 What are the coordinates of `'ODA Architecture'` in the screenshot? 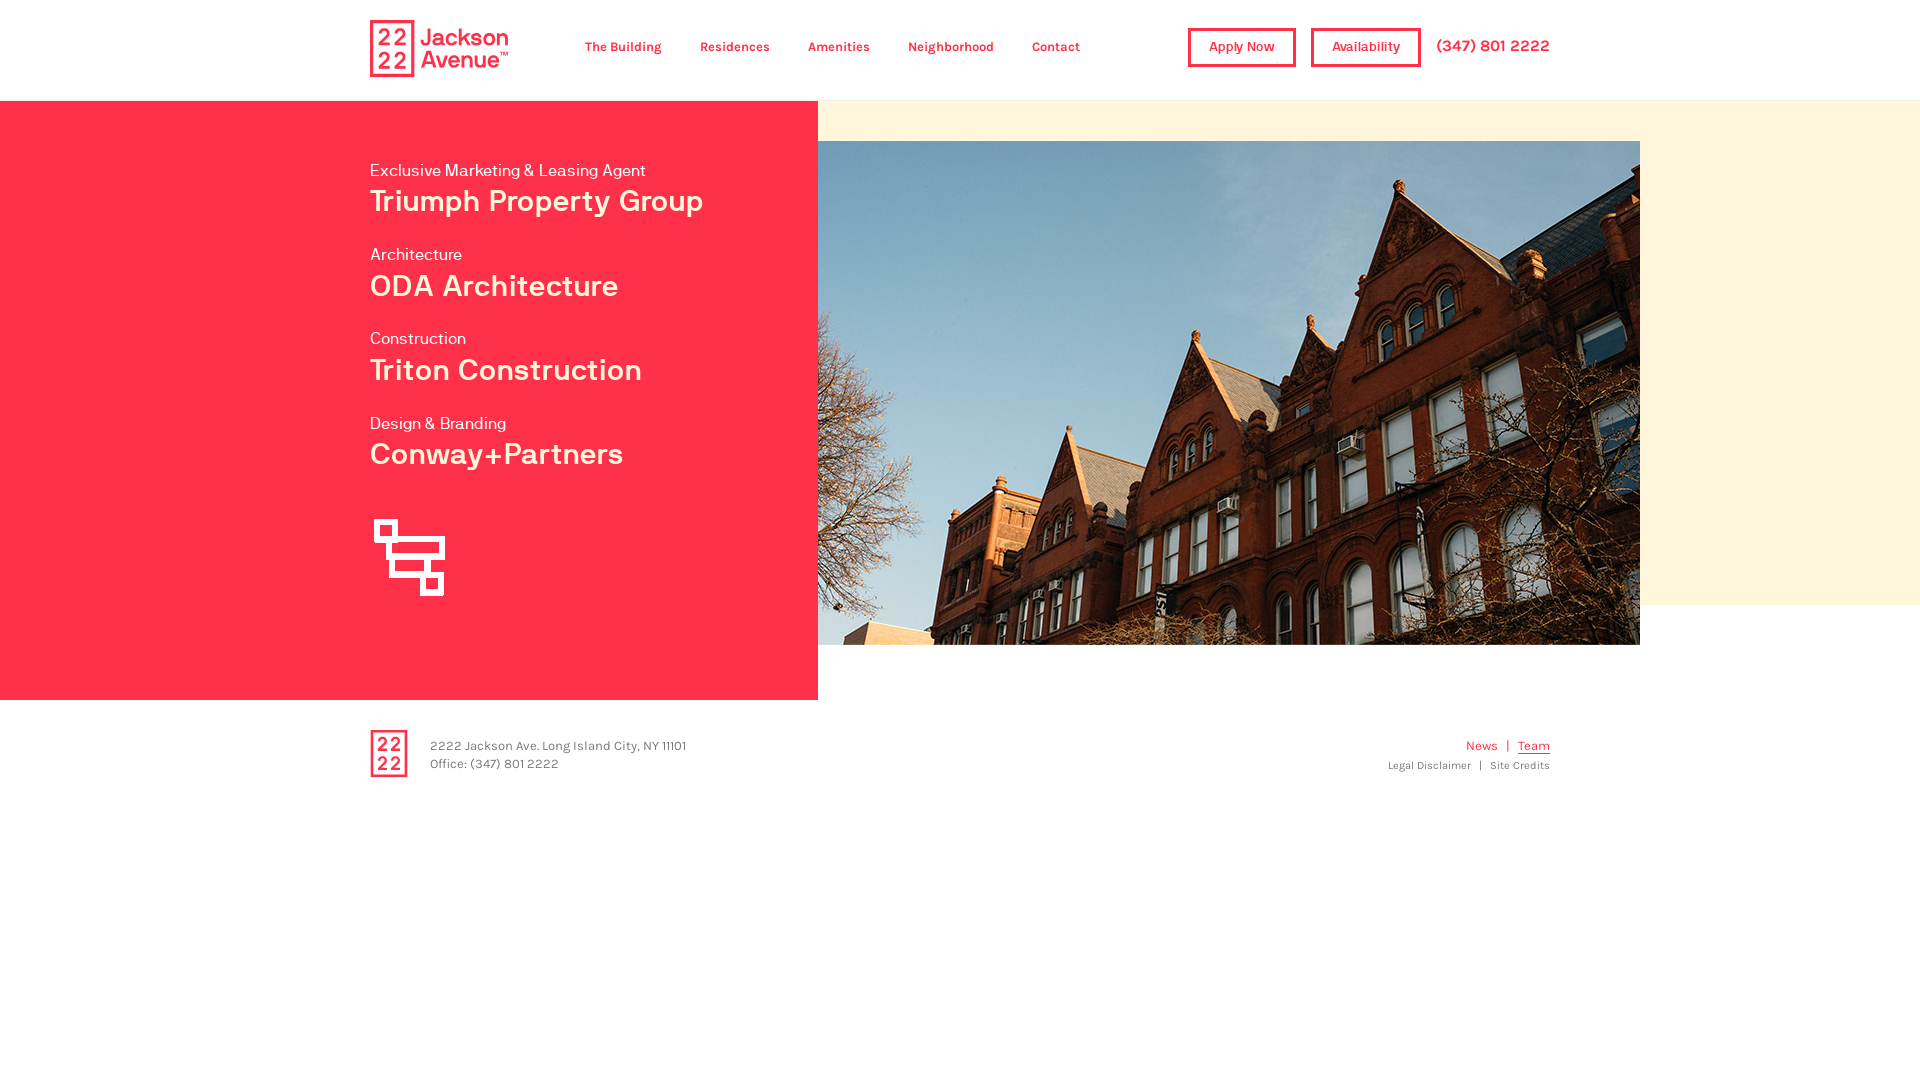 It's located at (494, 286).